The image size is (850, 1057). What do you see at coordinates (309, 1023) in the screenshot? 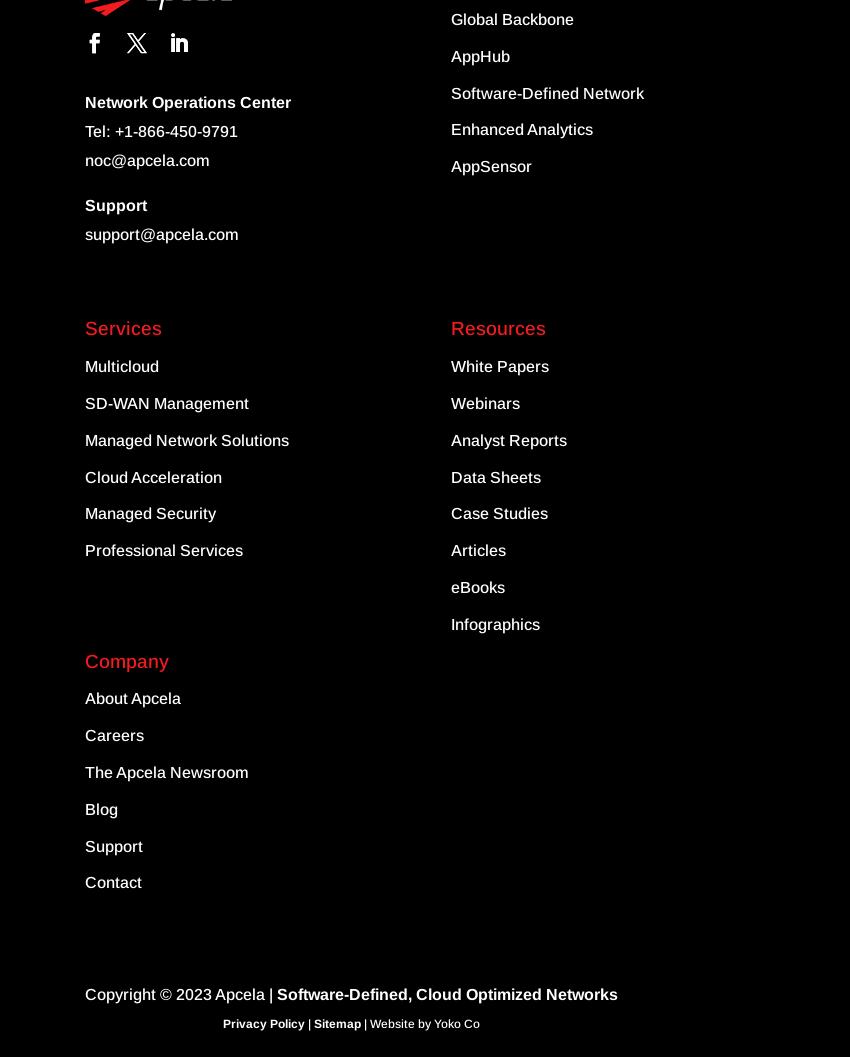
I see `'|'` at bounding box center [309, 1023].